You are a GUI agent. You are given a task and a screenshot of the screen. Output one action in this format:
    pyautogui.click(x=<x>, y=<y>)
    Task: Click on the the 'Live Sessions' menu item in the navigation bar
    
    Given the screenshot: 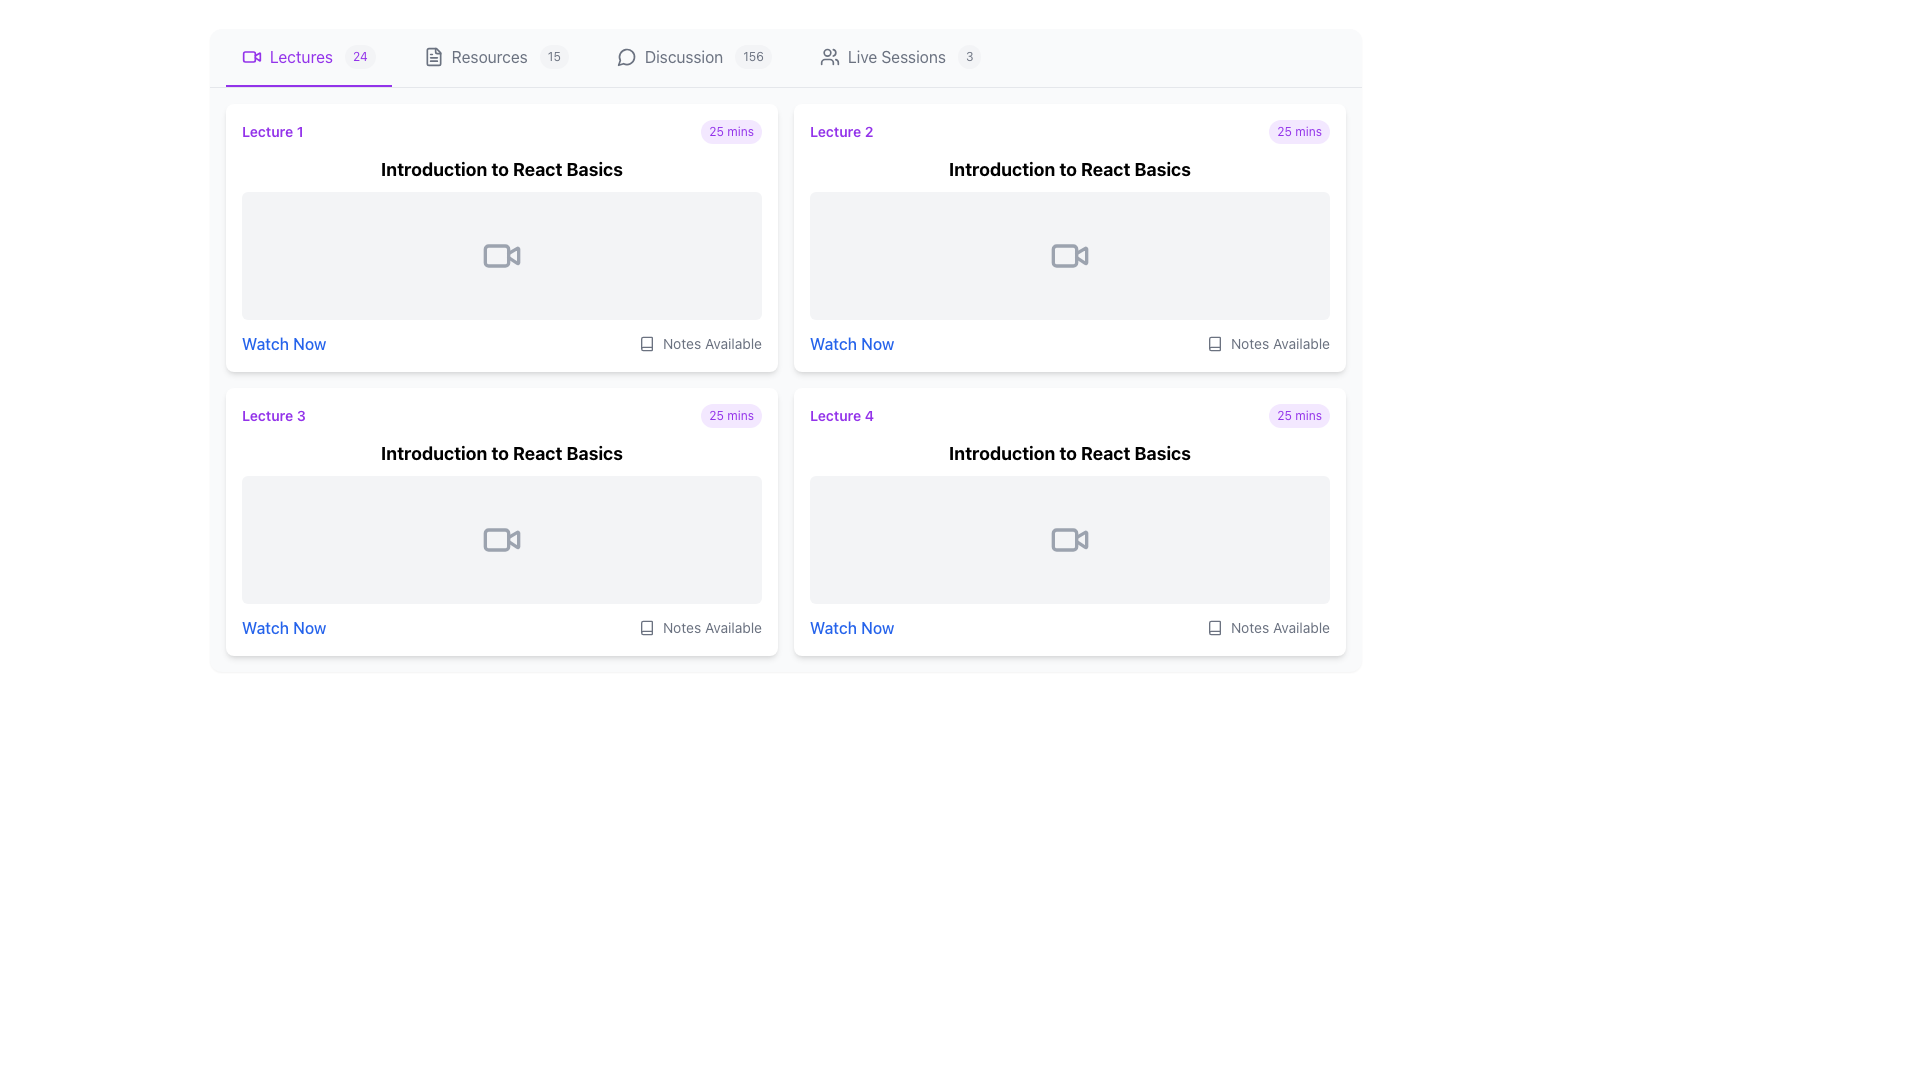 What is the action you would take?
    pyautogui.click(x=899, y=56)
    